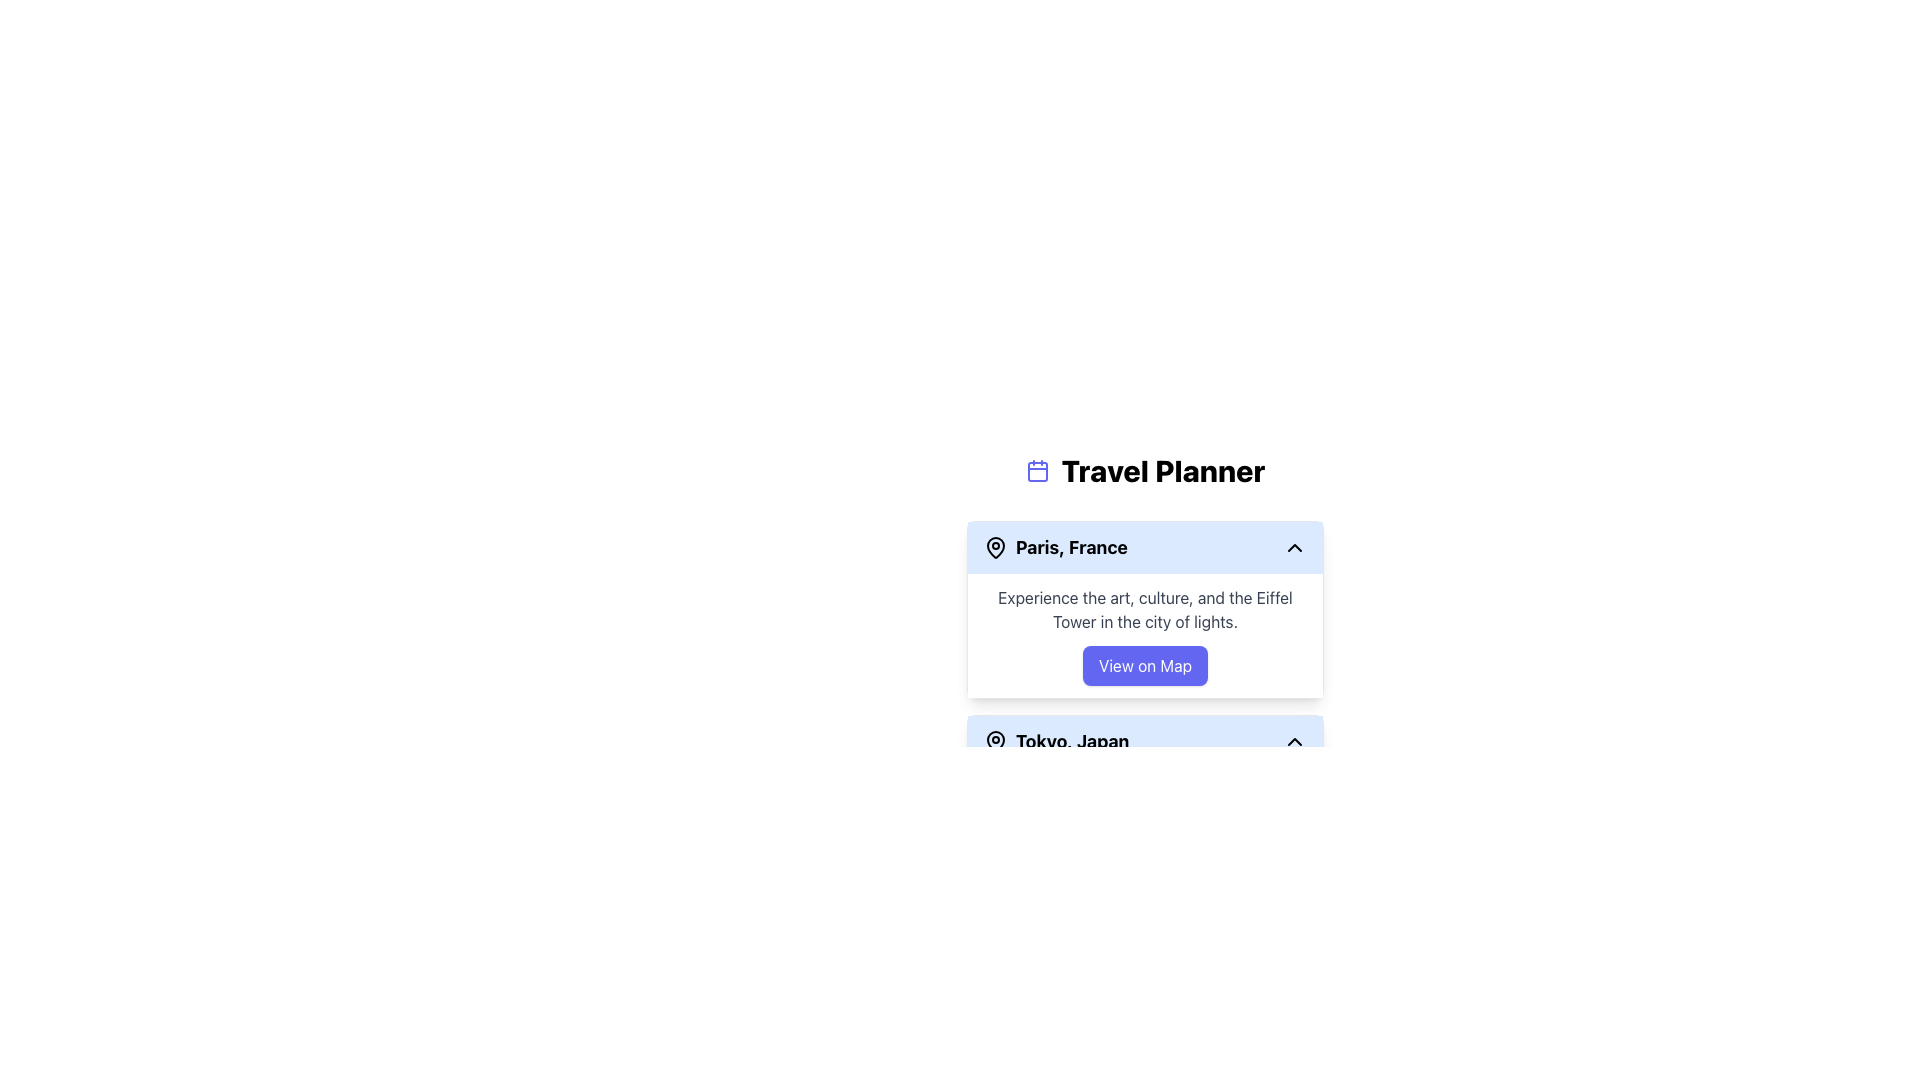  I want to click on the 'Travel Planner' header text with the calendar icon, so click(1145, 470).